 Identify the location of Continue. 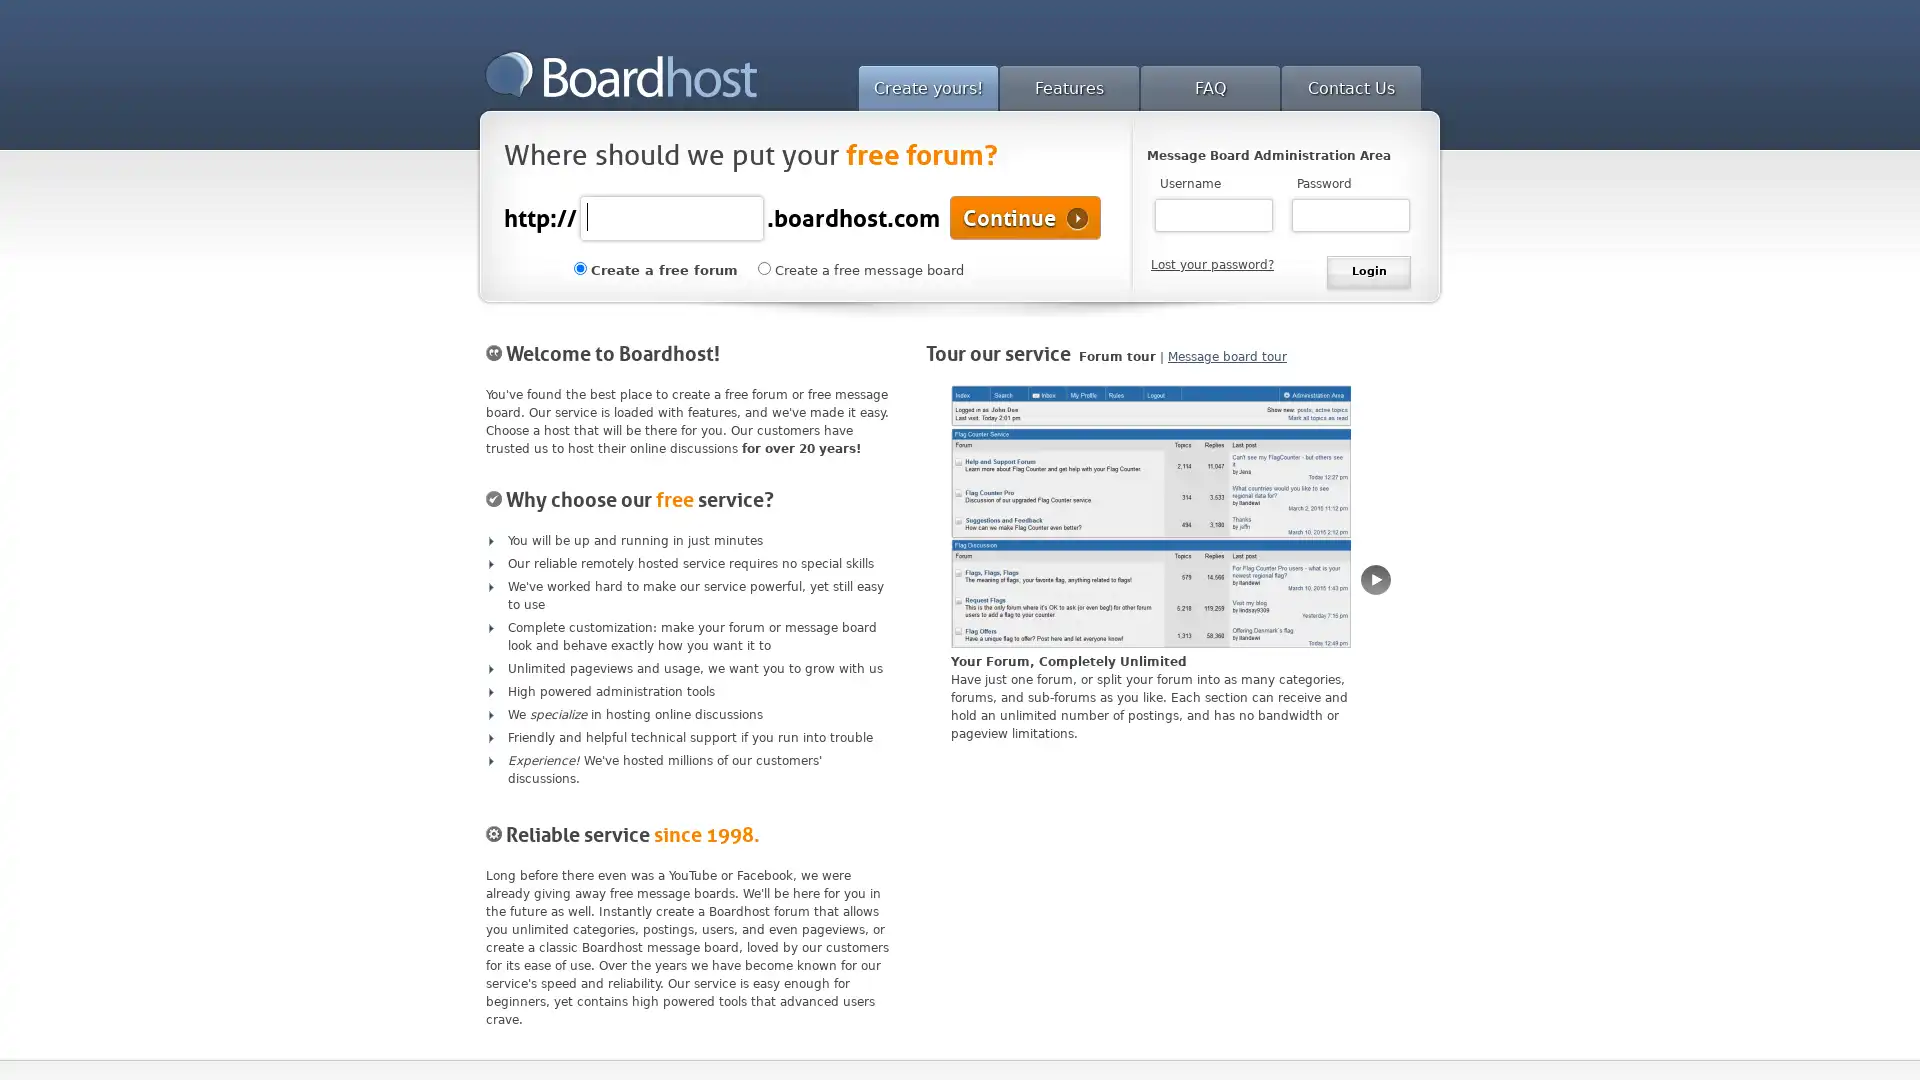
(1025, 218).